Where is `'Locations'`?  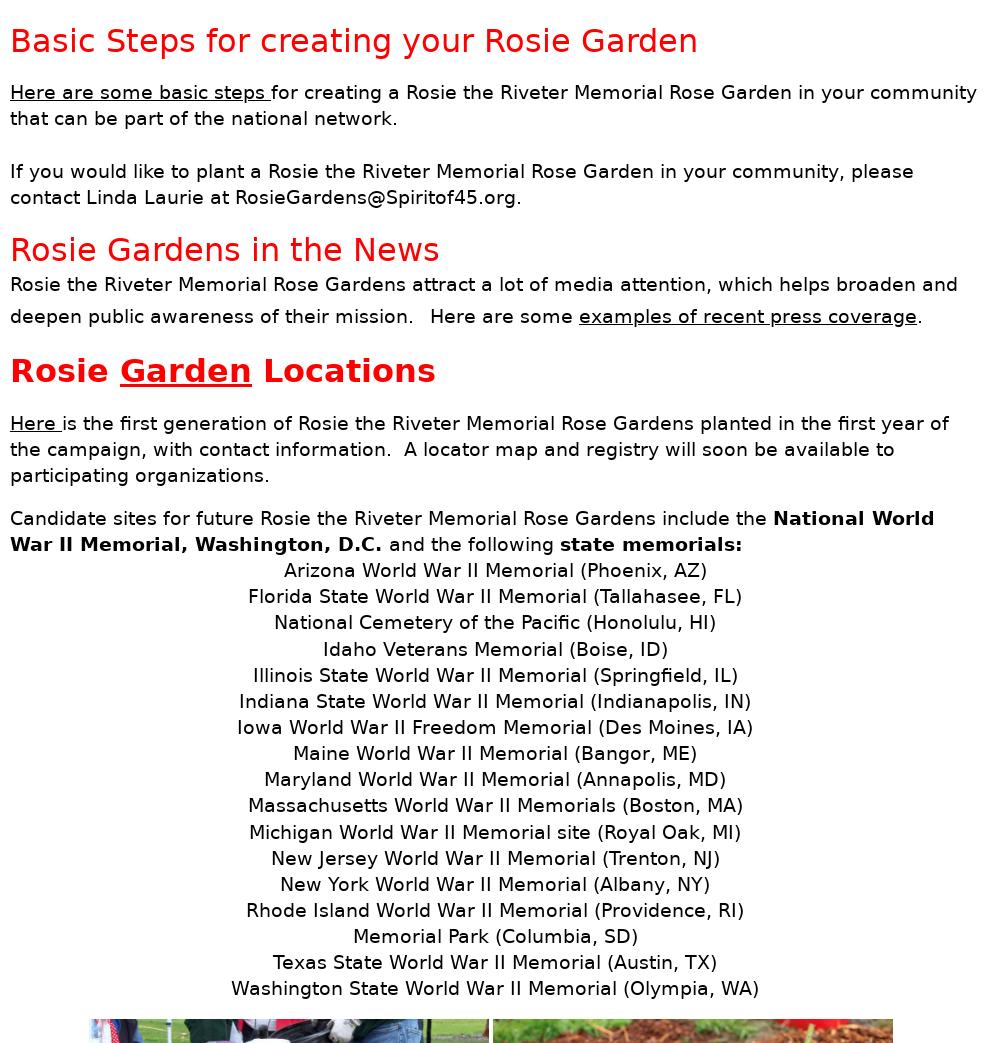
'Locations' is located at coordinates (343, 369).